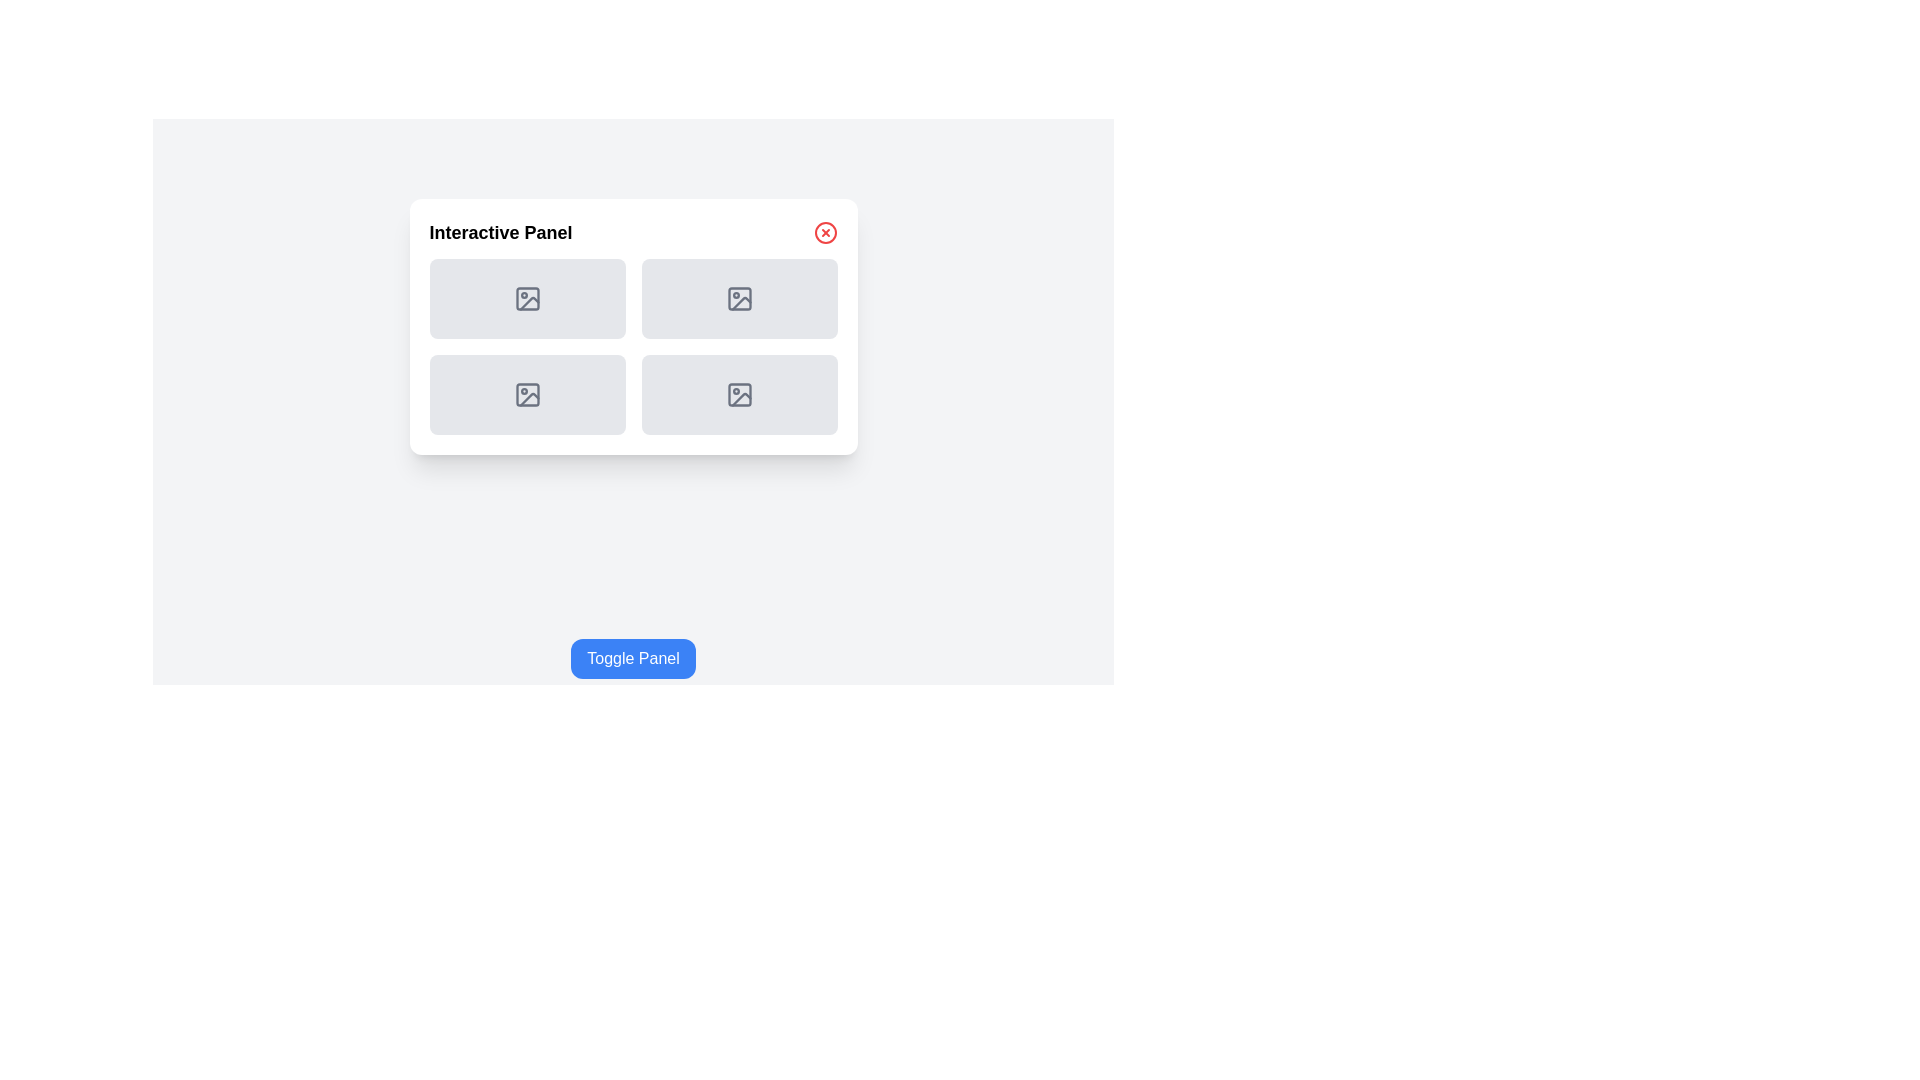  I want to click on the grid section containing the image placeholder, so click(632, 346).